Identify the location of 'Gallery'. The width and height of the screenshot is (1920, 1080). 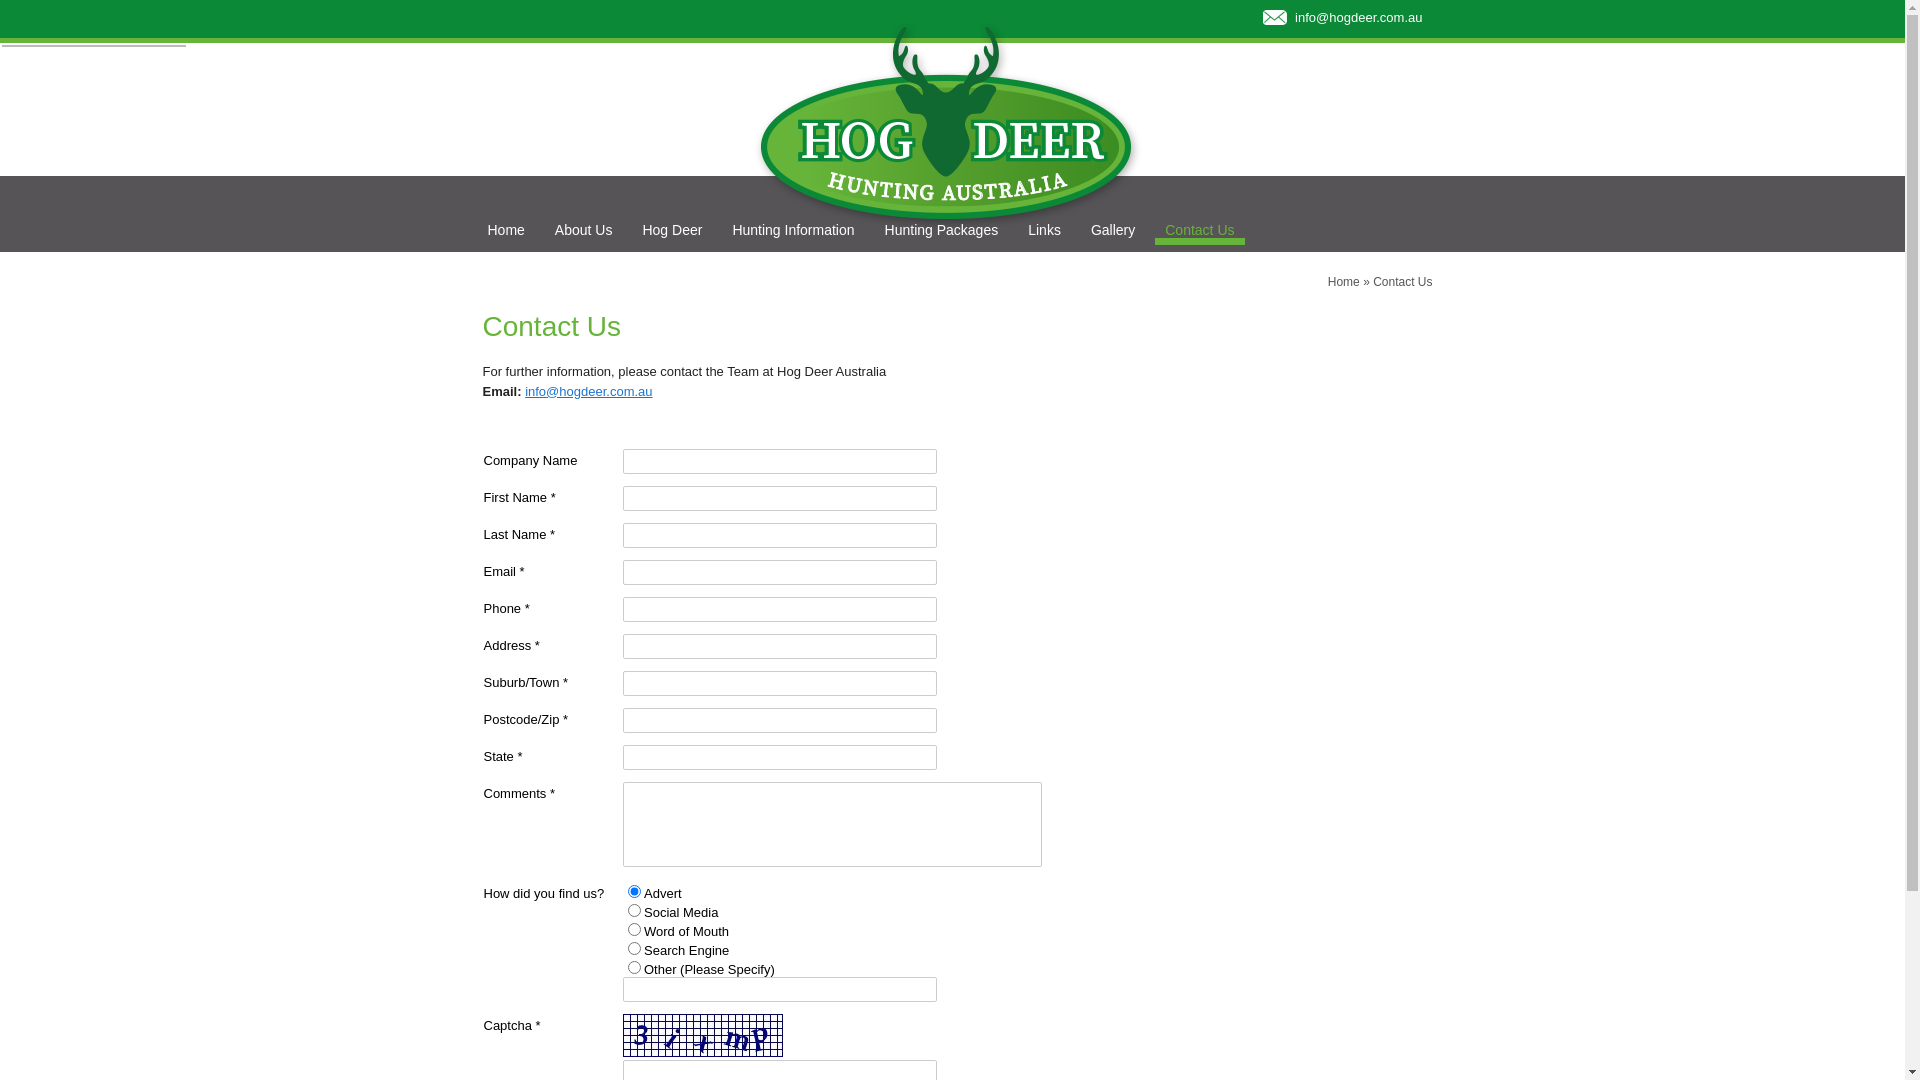
(1079, 229).